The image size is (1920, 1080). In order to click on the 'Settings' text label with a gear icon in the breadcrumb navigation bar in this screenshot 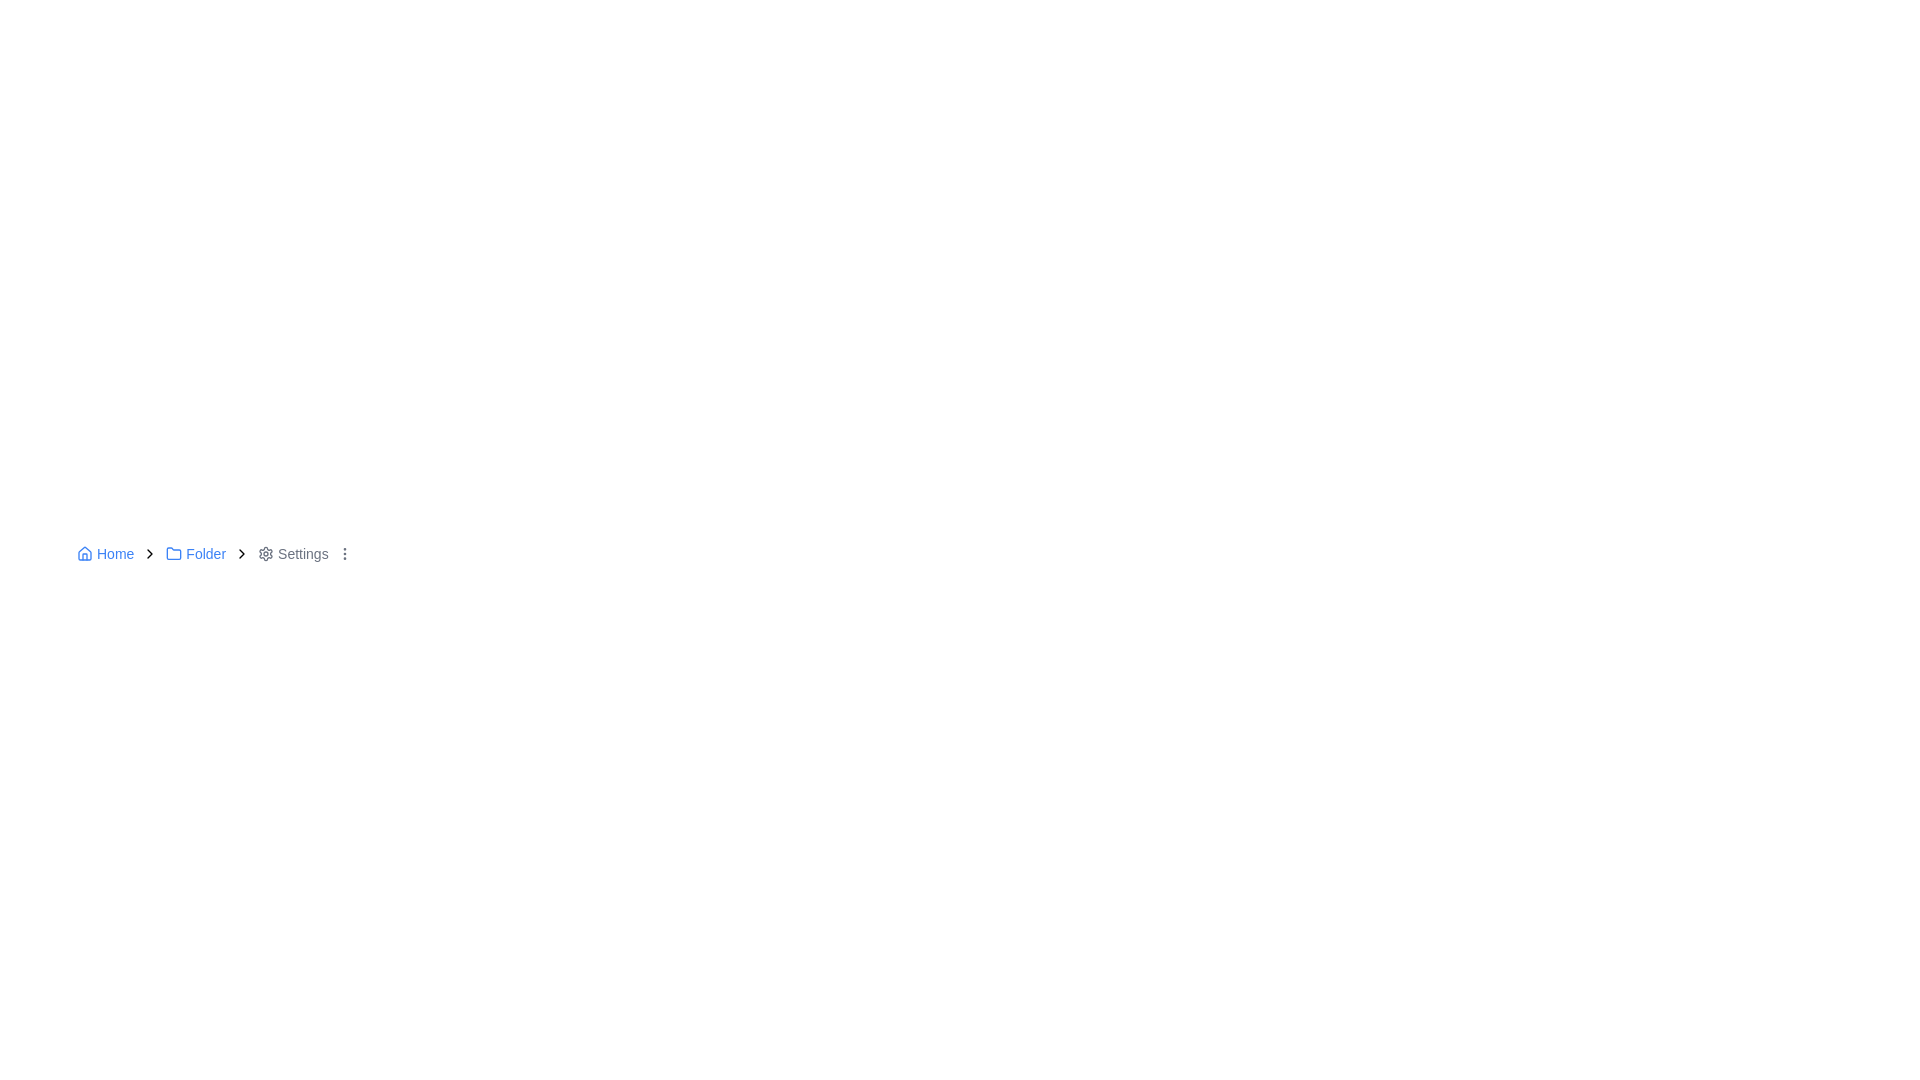, I will do `click(292, 554)`.